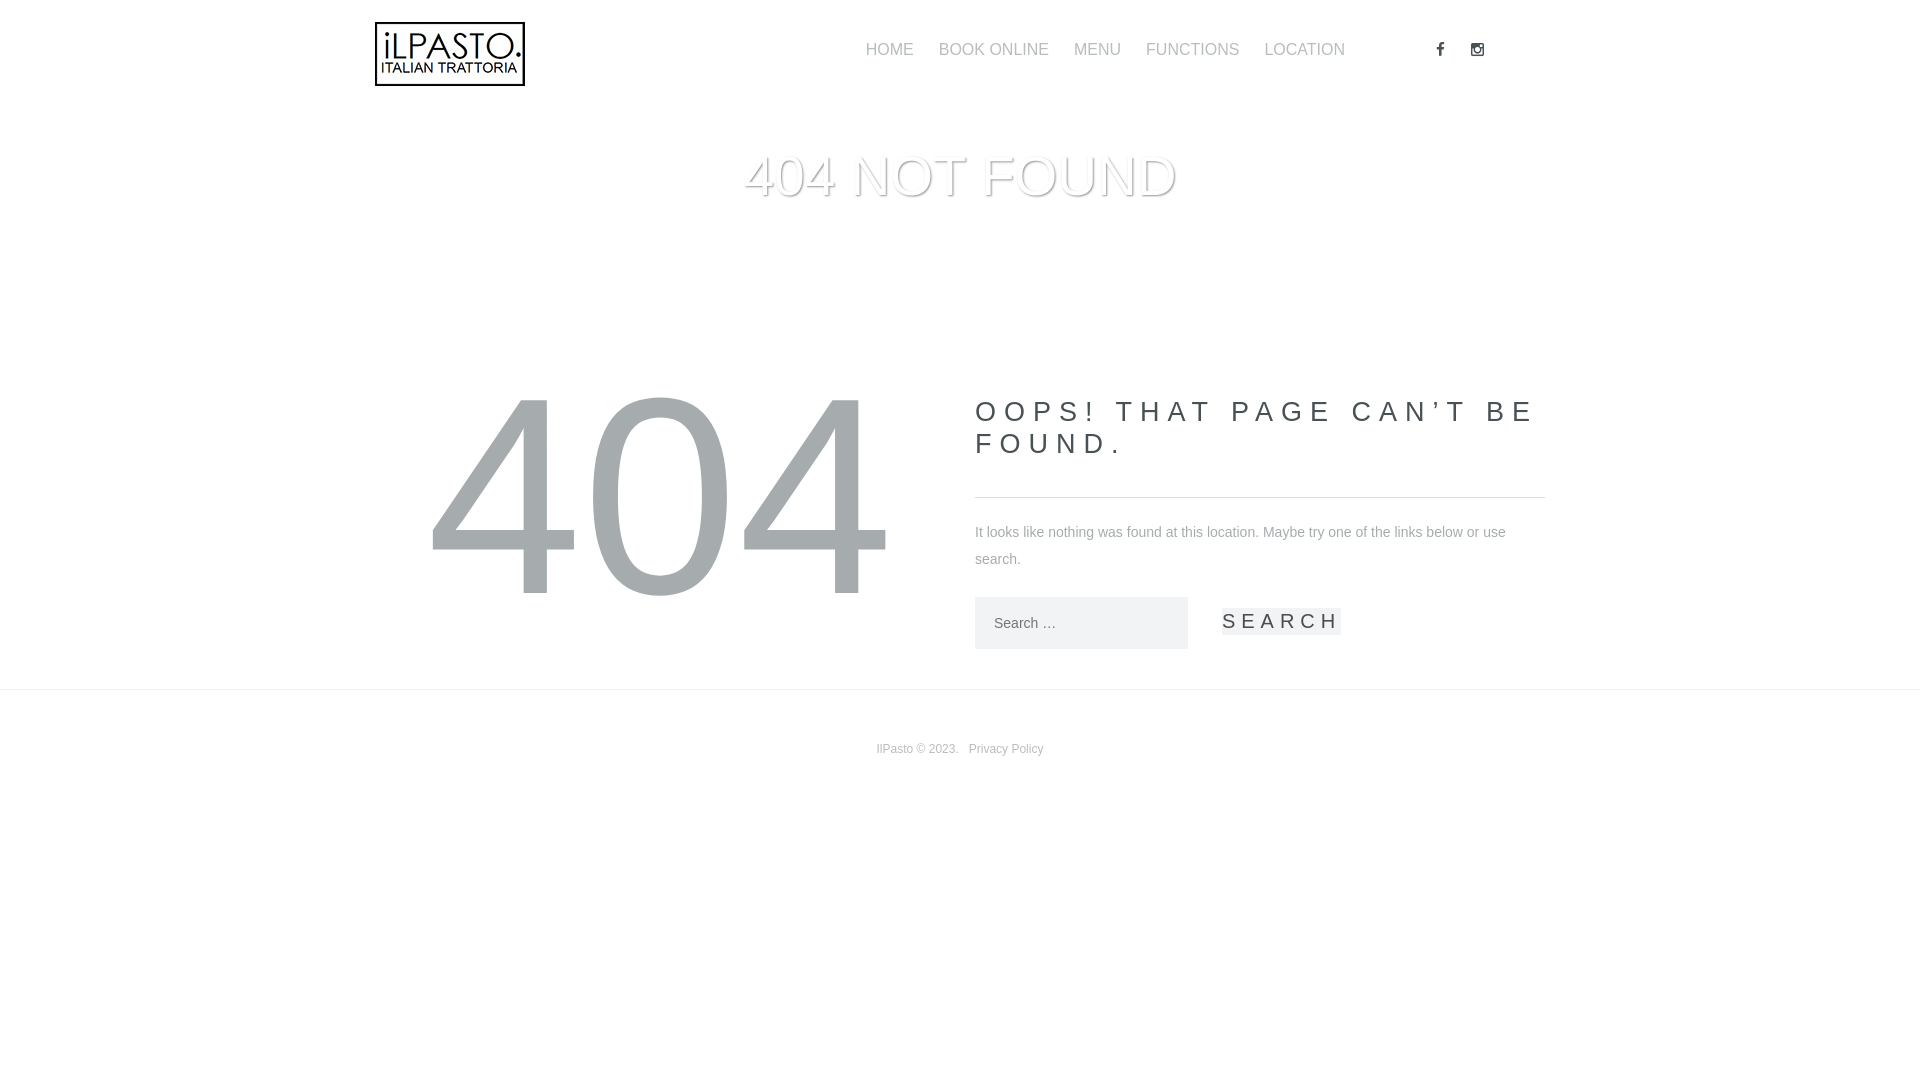  Describe the element at coordinates (1304, 49) in the screenshot. I see `'LOCATION'` at that location.